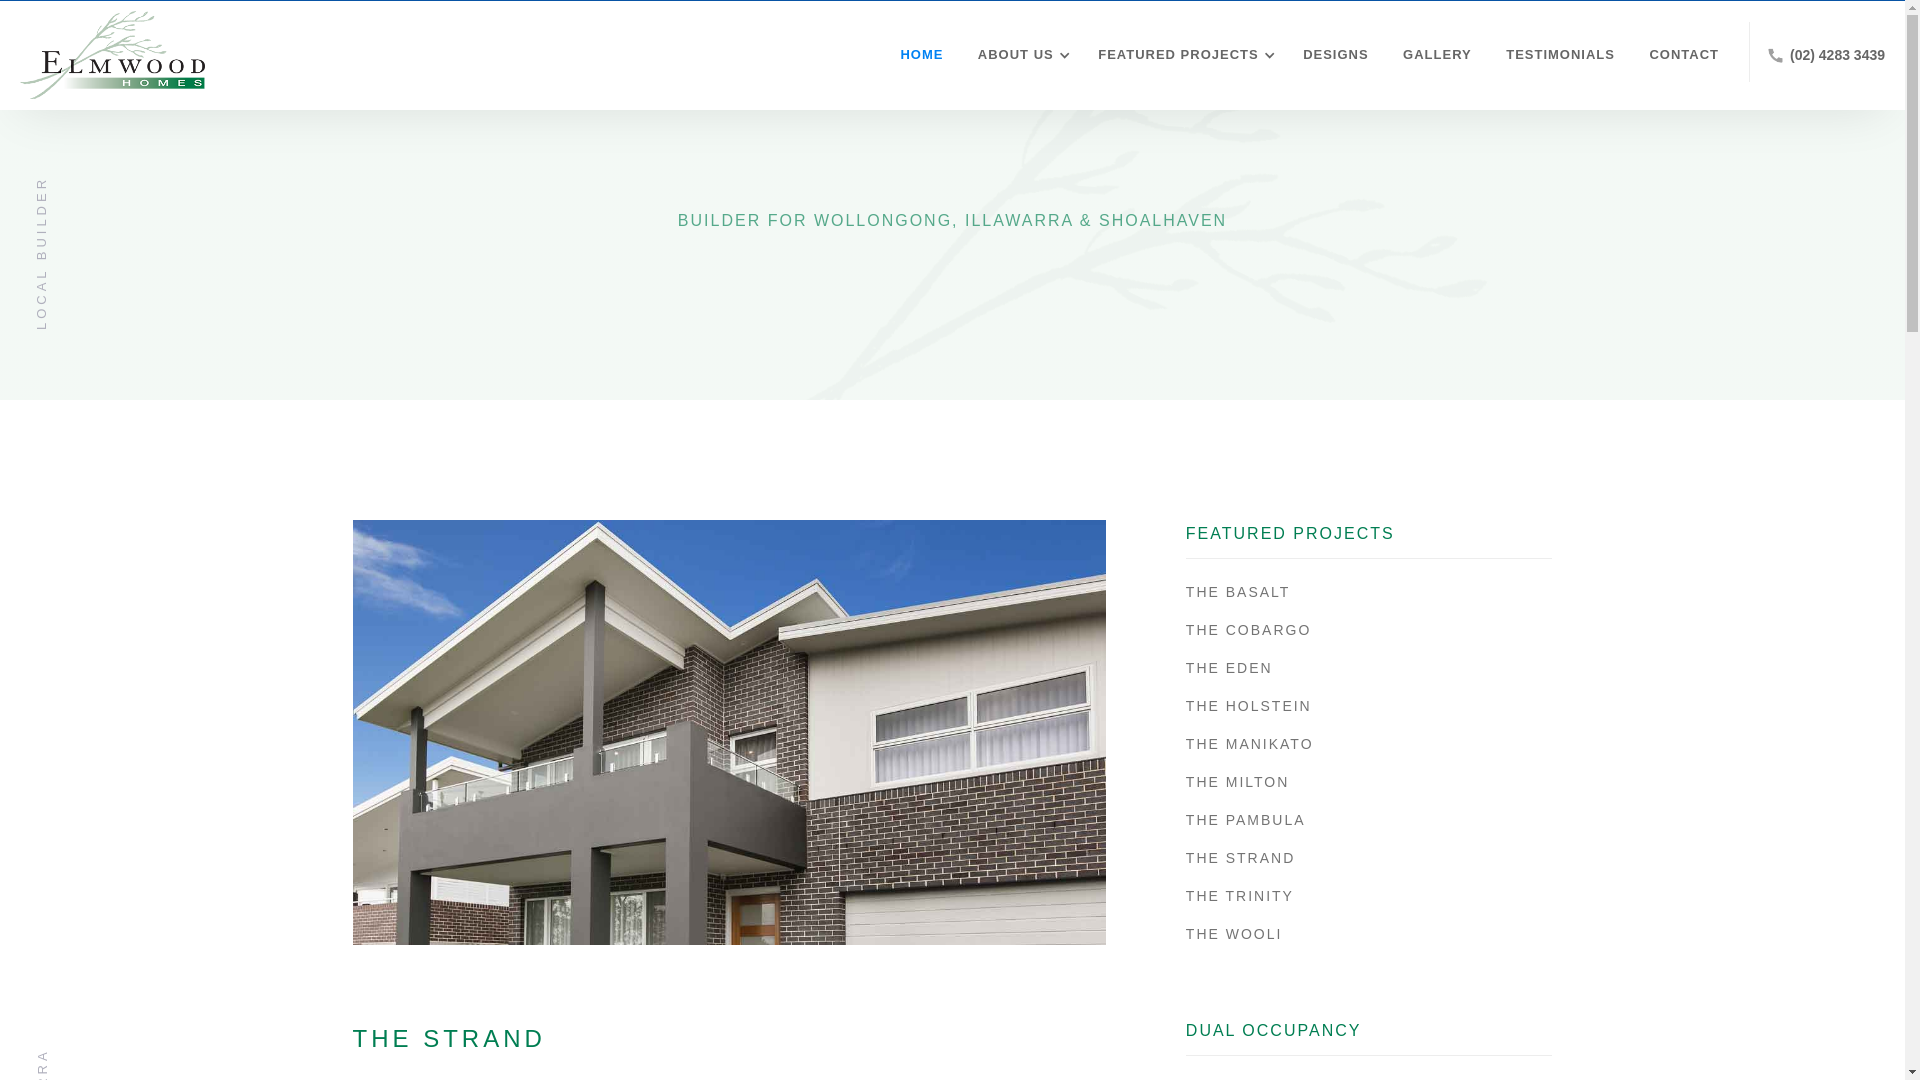 The height and width of the screenshot is (1080, 1920). What do you see at coordinates (1368, 628) in the screenshot?
I see `'THE COBARGO'` at bounding box center [1368, 628].